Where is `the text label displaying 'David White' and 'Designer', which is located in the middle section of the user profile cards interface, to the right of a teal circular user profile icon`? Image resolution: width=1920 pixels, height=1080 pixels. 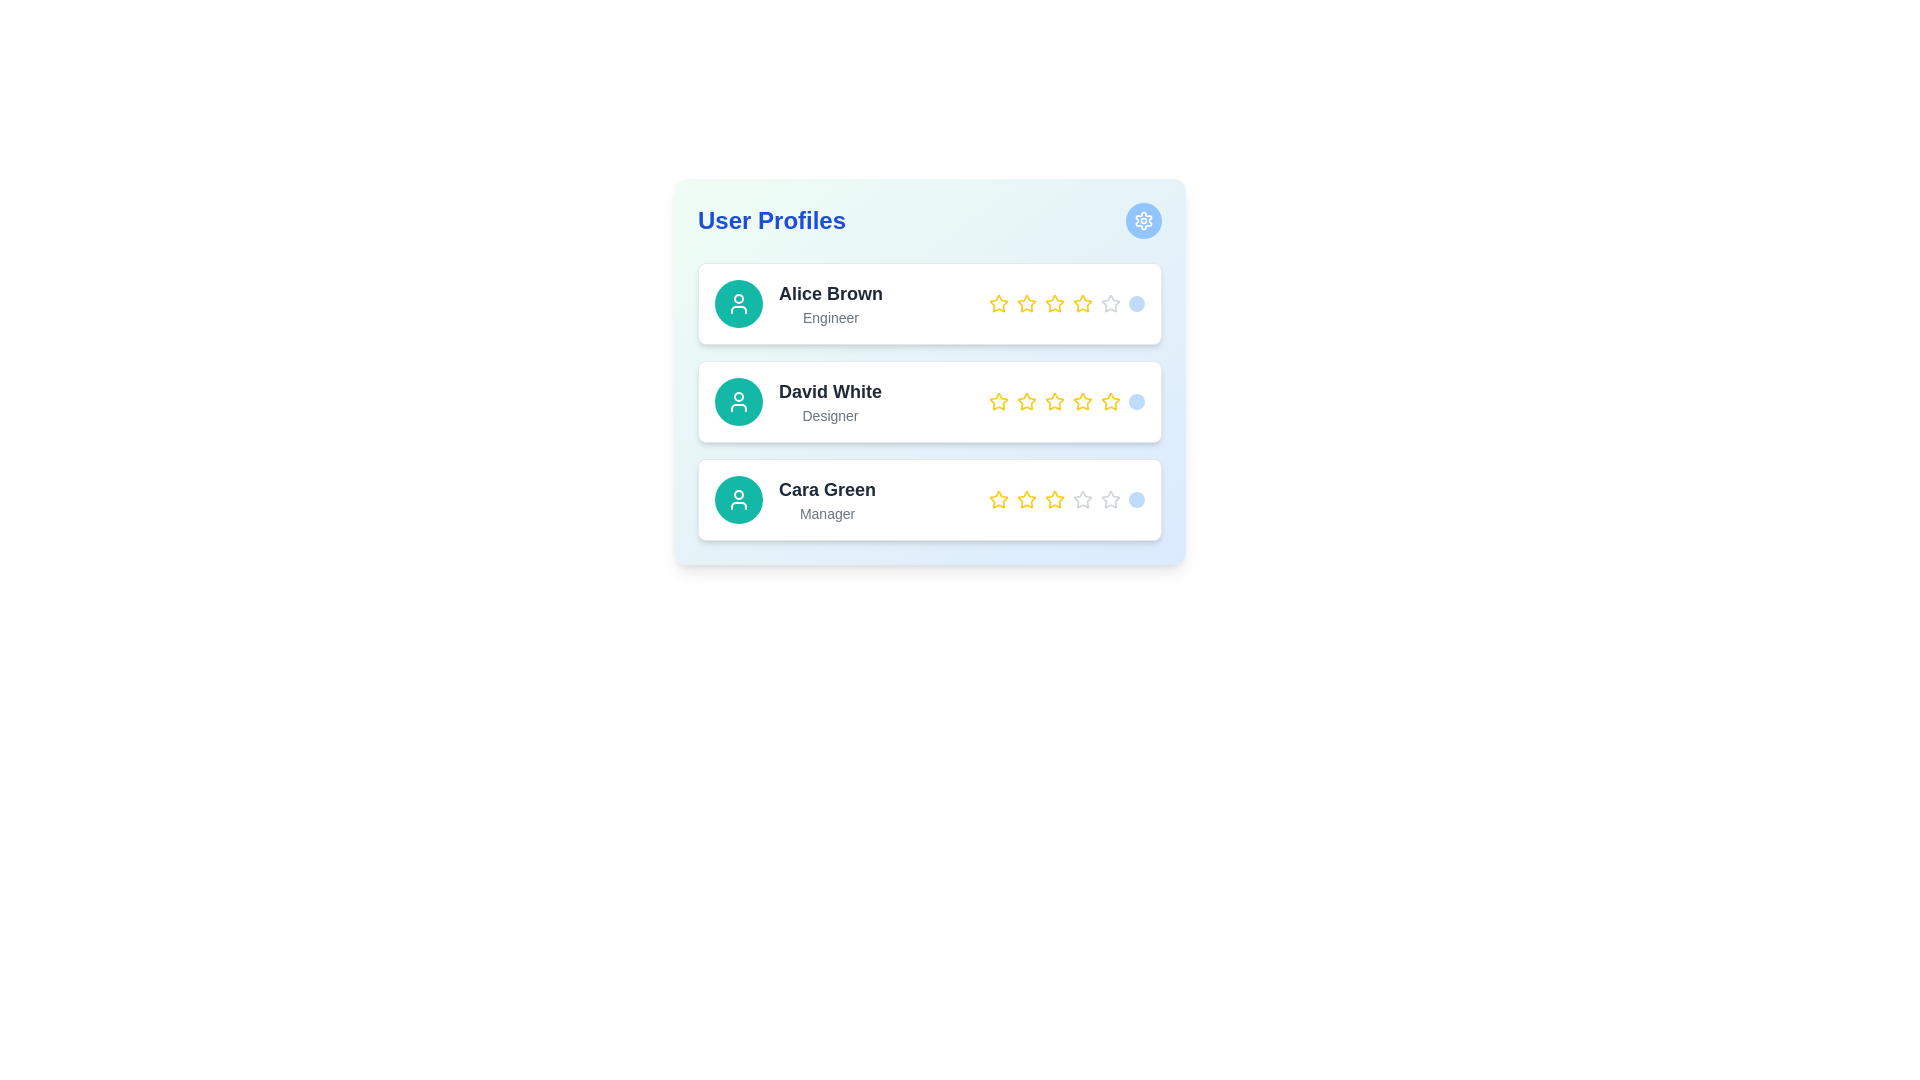 the text label displaying 'David White' and 'Designer', which is located in the middle section of the user profile cards interface, to the right of a teal circular user profile icon is located at coordinates (830, 401).